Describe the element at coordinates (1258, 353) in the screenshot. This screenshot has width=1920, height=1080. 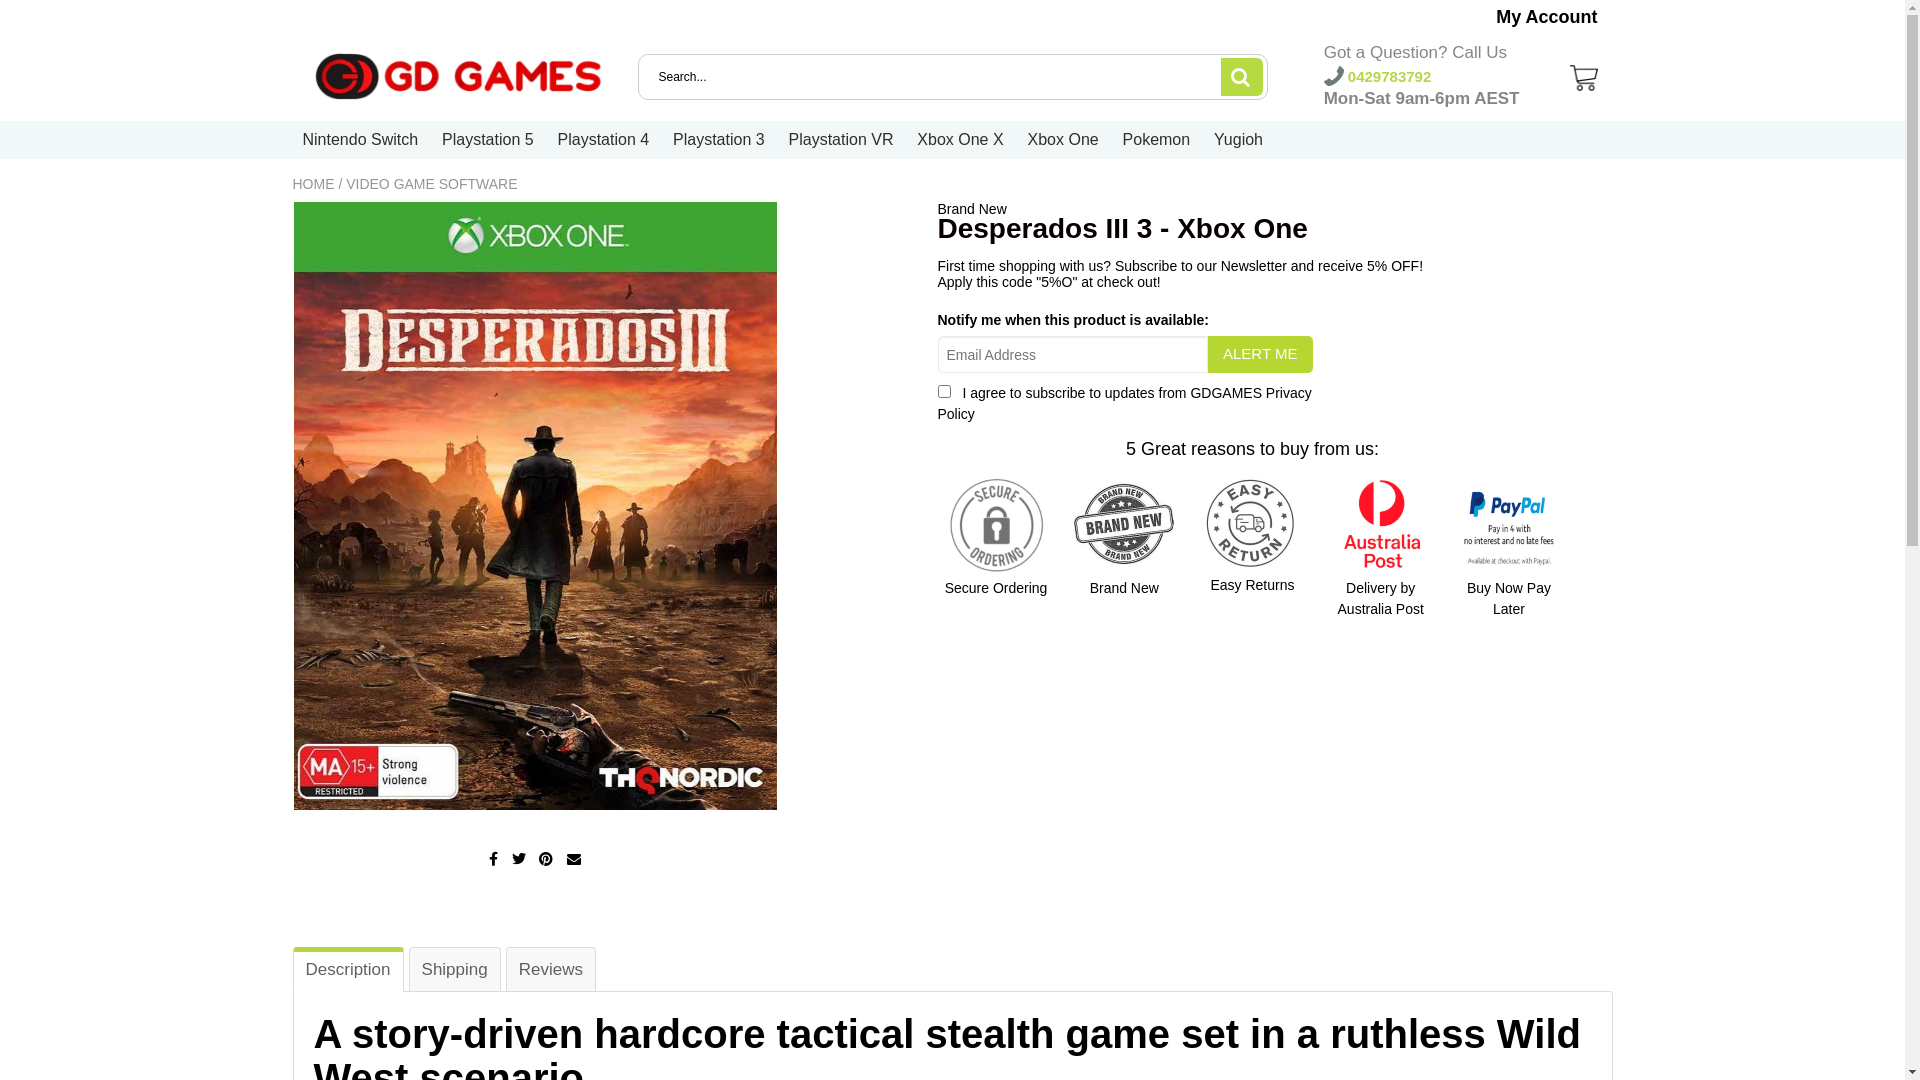
I see `'Alert Me'` at that location.